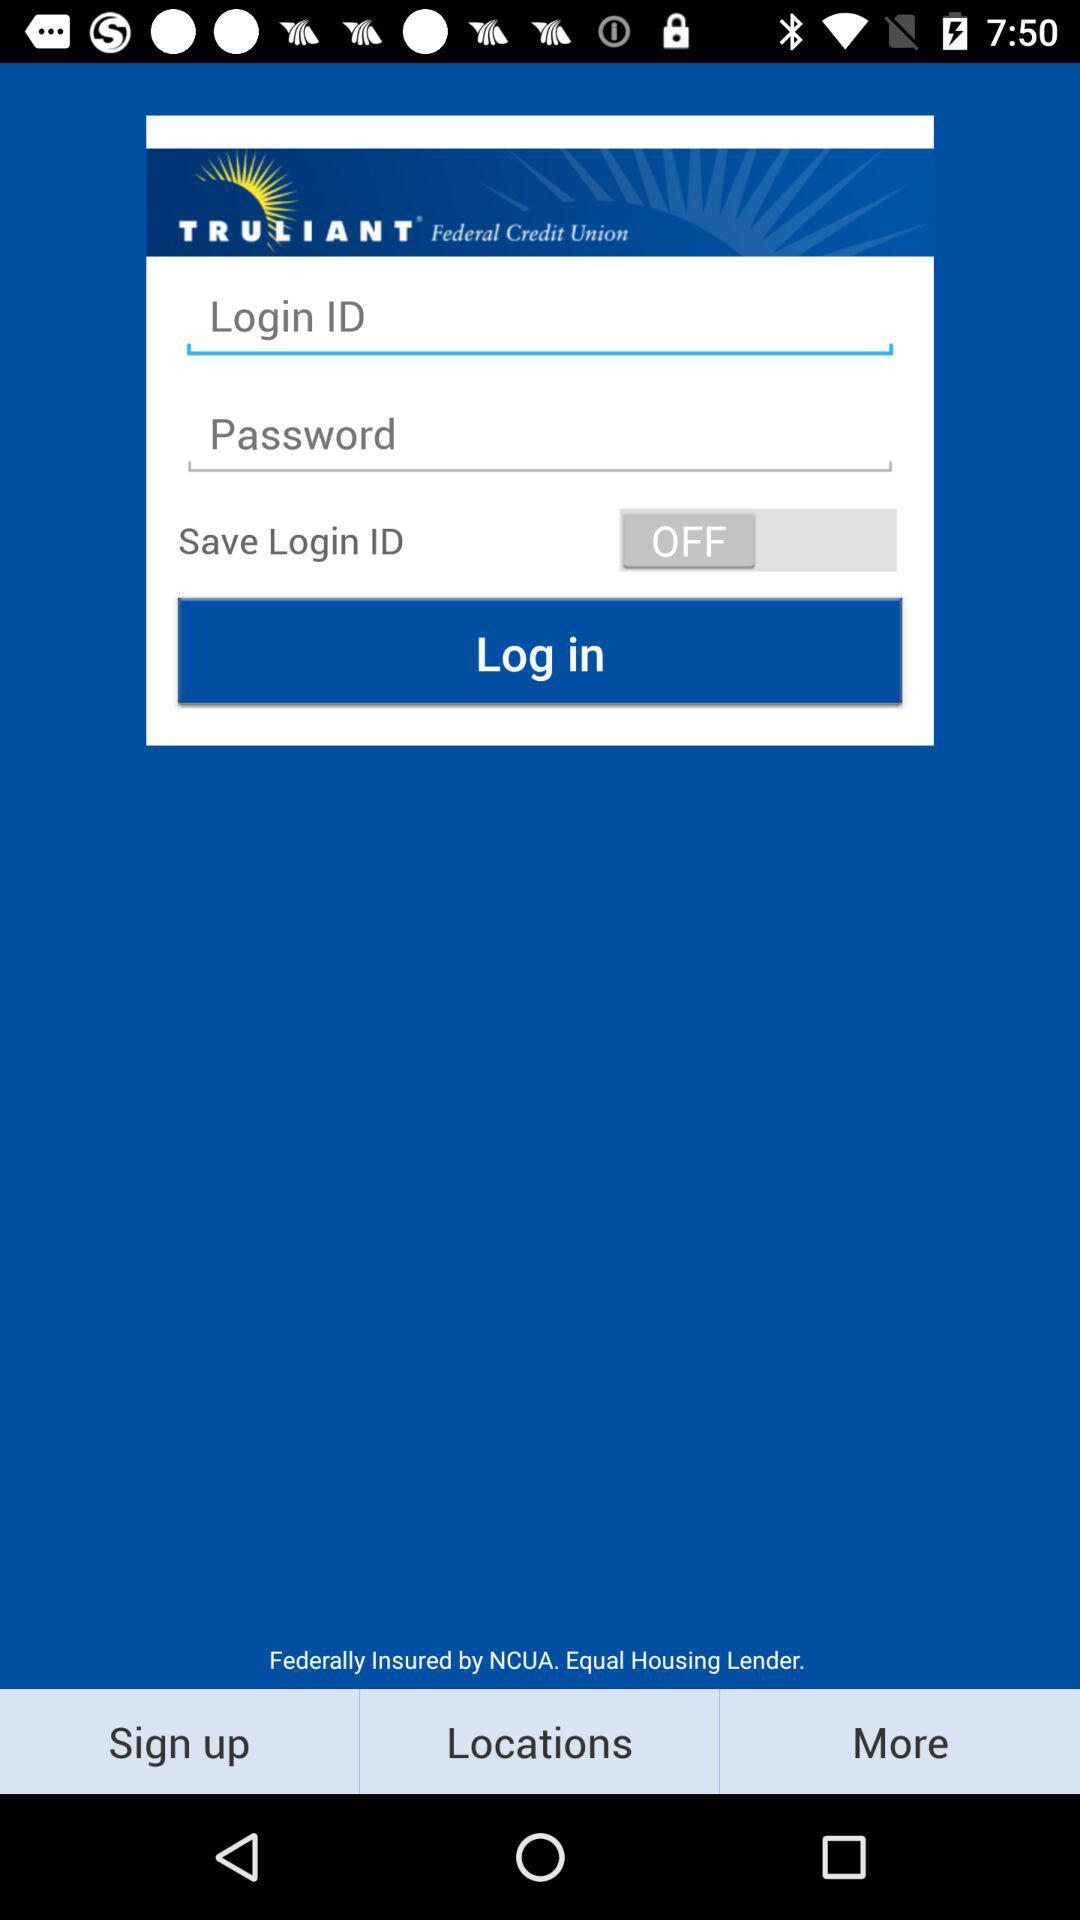 The image size is (1080, 1920). What do you see at coordinates (898, 1740) in the screenshot?
I see `the icon below the federally insured by` at bounding box center [898, 1740].